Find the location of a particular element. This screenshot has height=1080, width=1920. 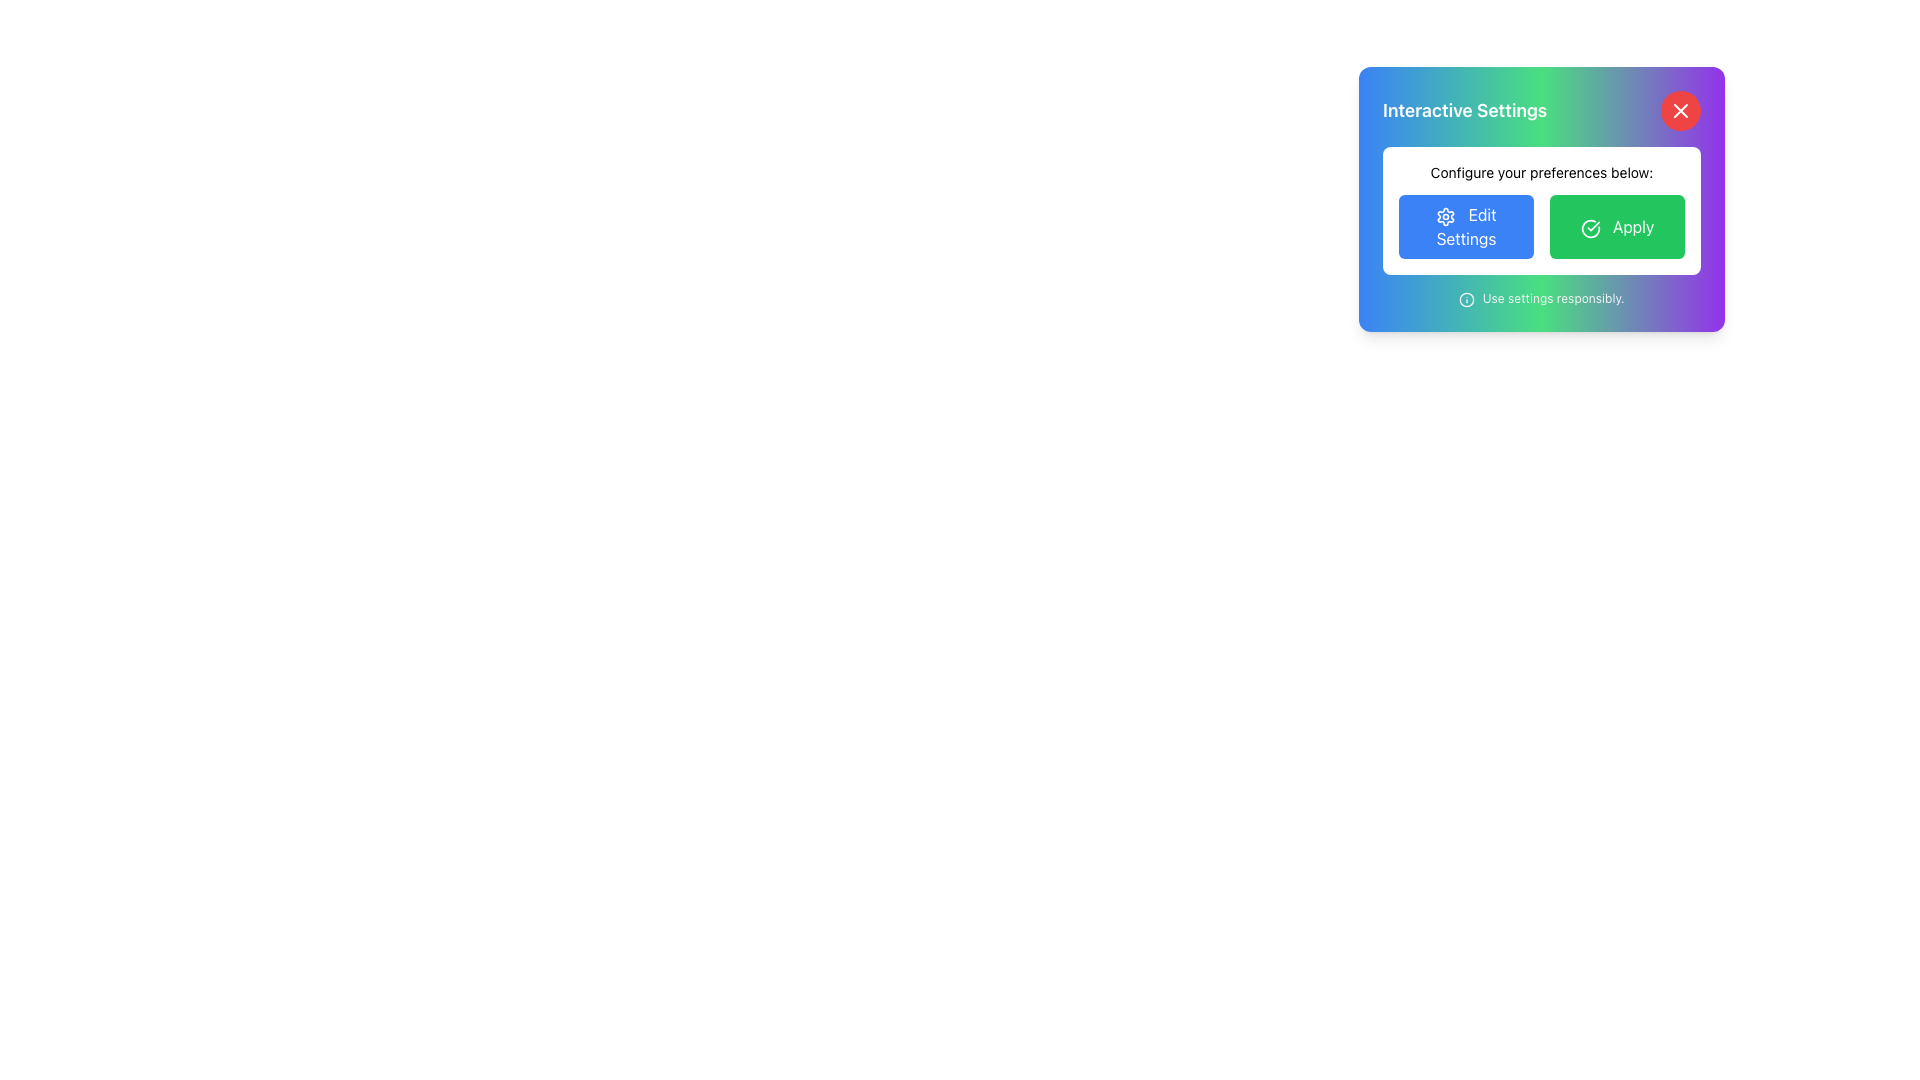

the informational icon located to the left of the text 'Use settings responsibly' in the footer area of the modal interface is located at coordinates (1467, 299).